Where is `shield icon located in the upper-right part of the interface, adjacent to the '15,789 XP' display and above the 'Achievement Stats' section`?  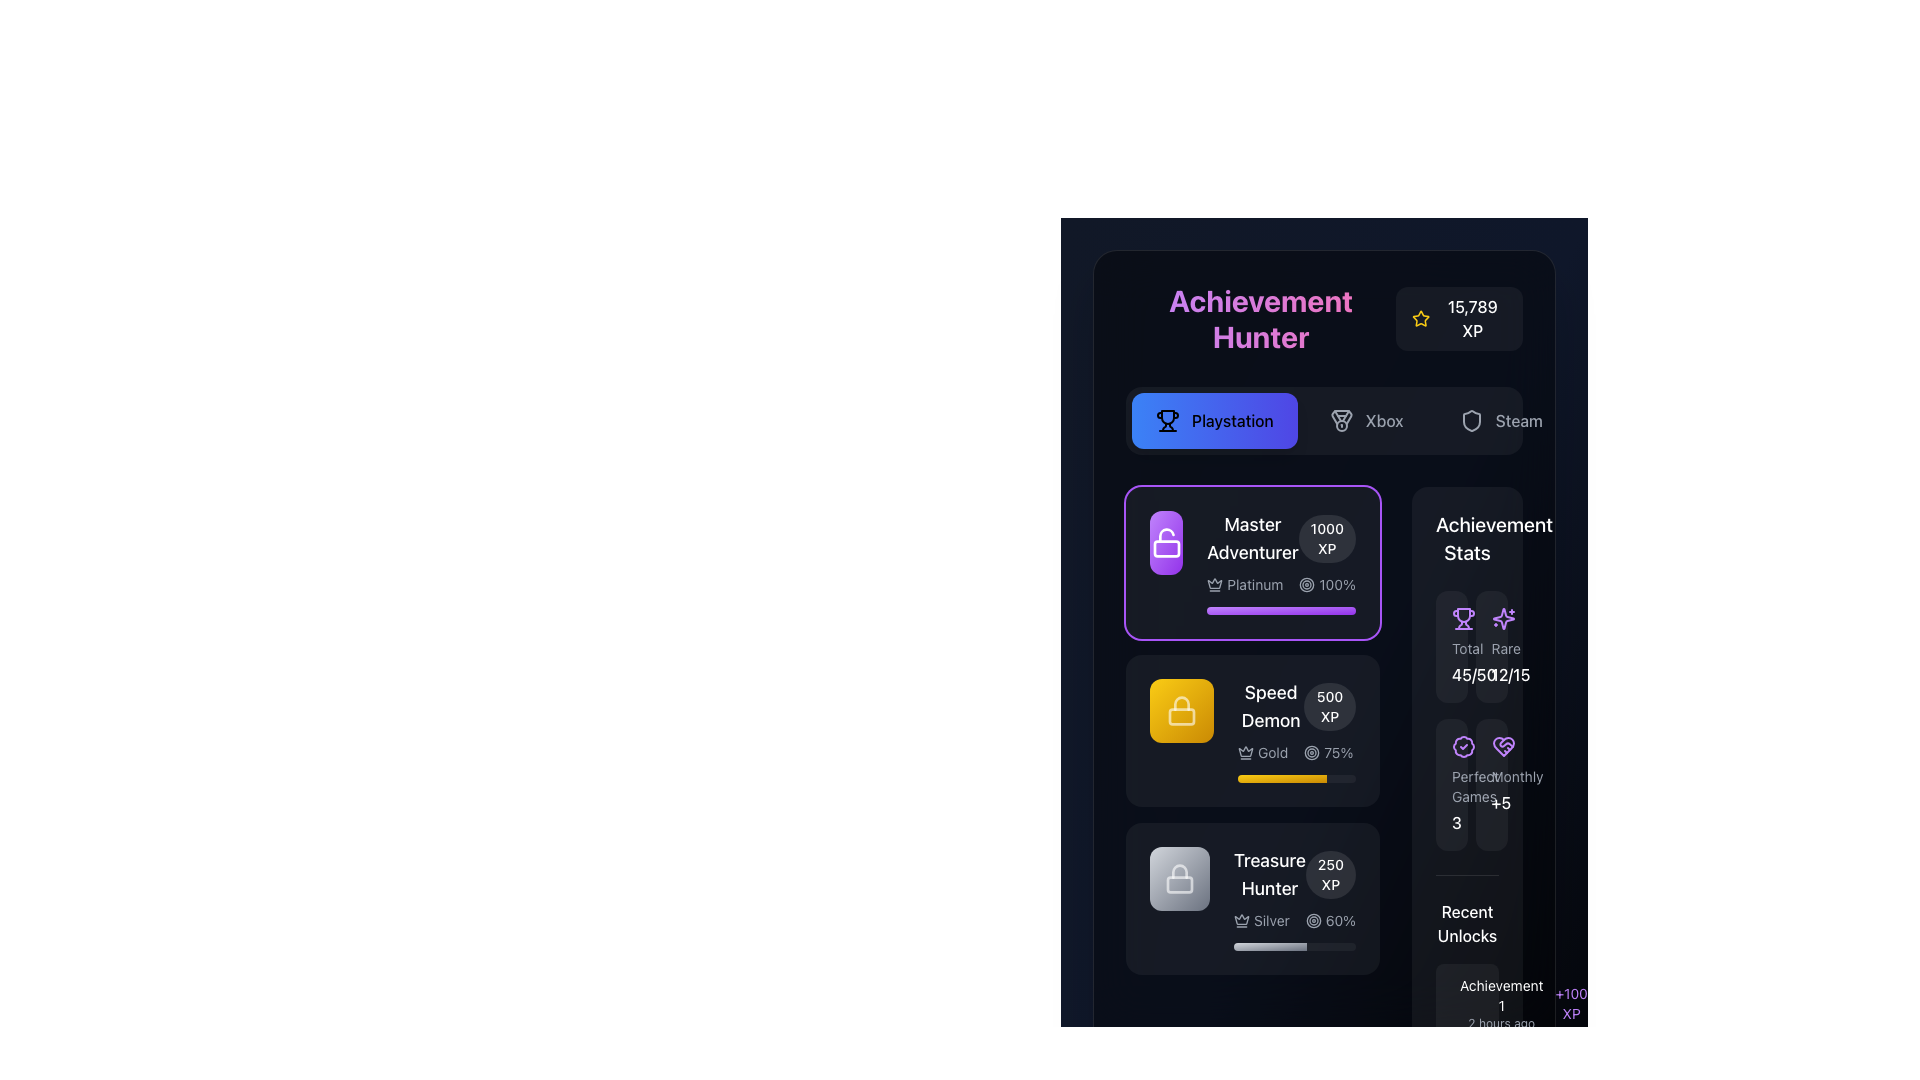
shield icon located in the upper-right part of the interface, adjacent to the '15,789 XP' display and above the 'Achievement Stats' section is located at coordinates (1471, 419).